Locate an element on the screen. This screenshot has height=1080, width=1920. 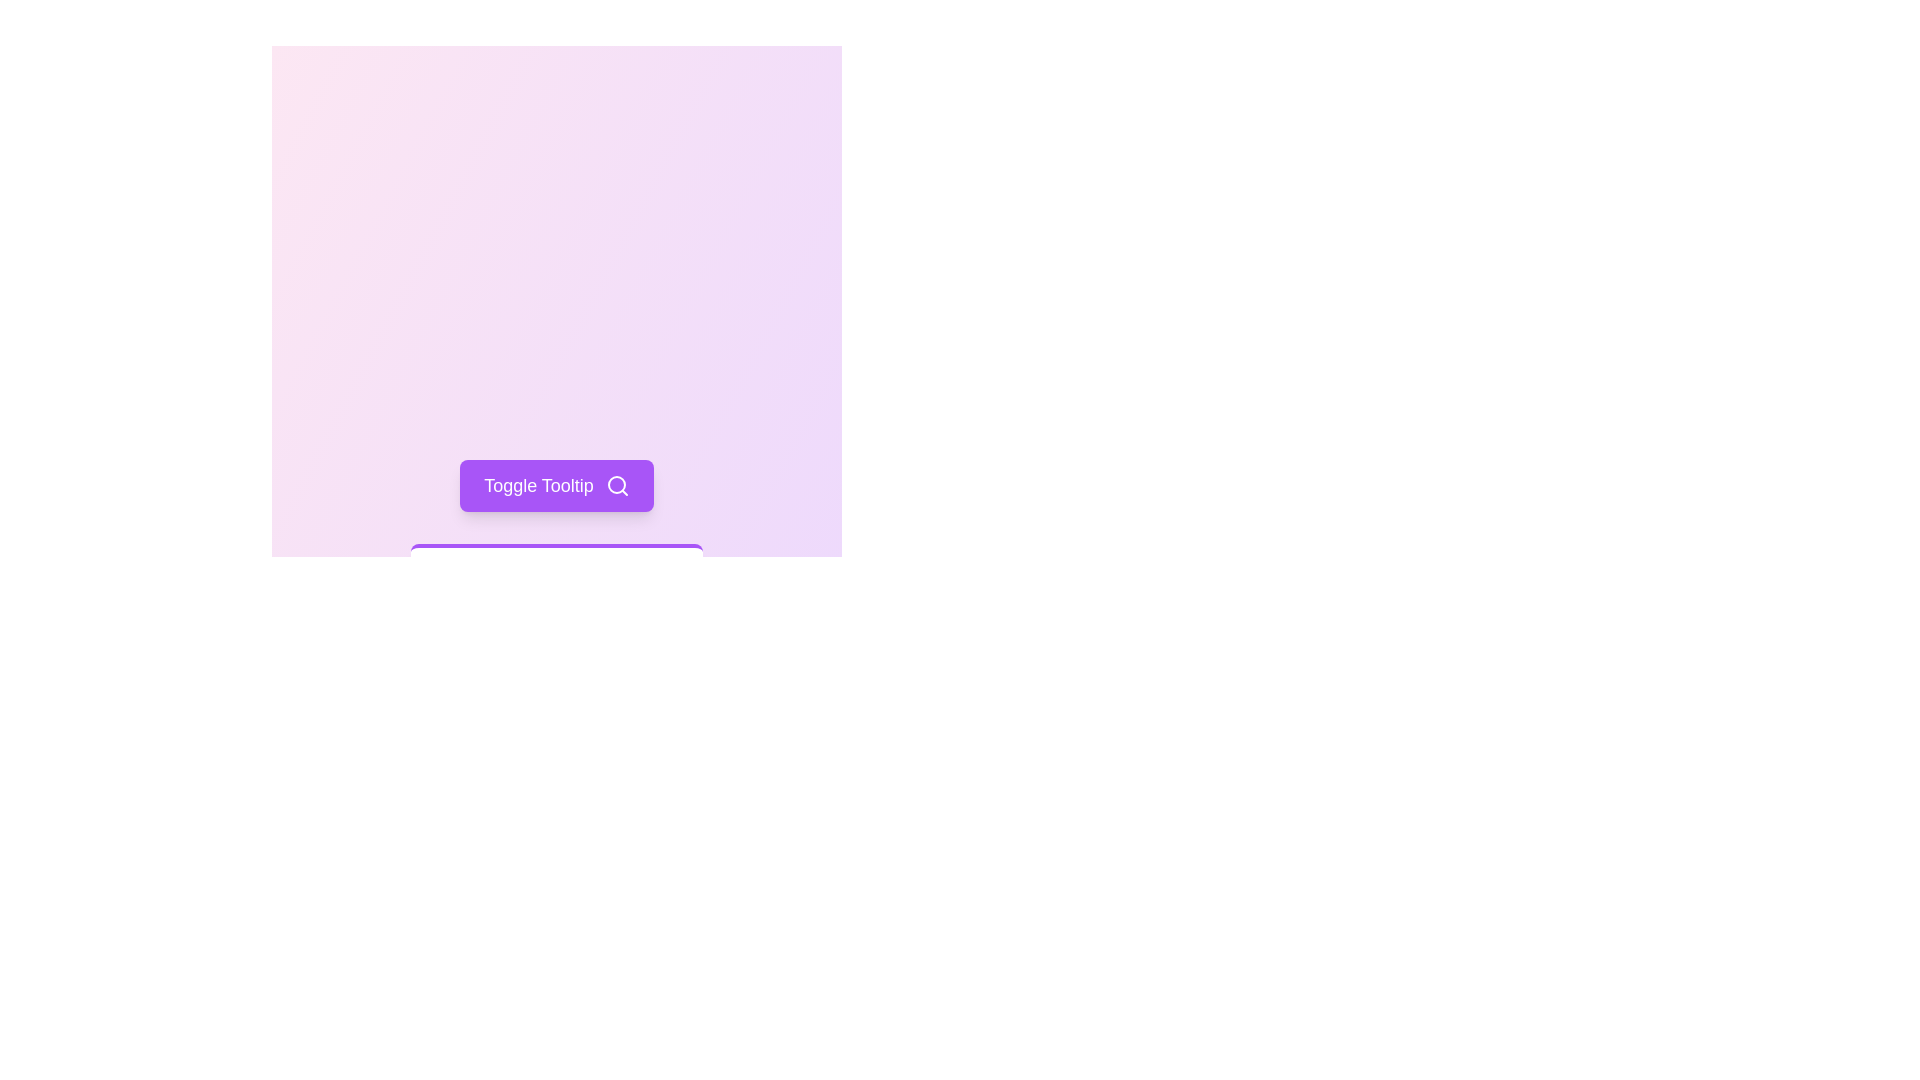
the prominent purple button with rounded corners labeled 'Toggle Tooltip' is located at coordinates (556, 486).